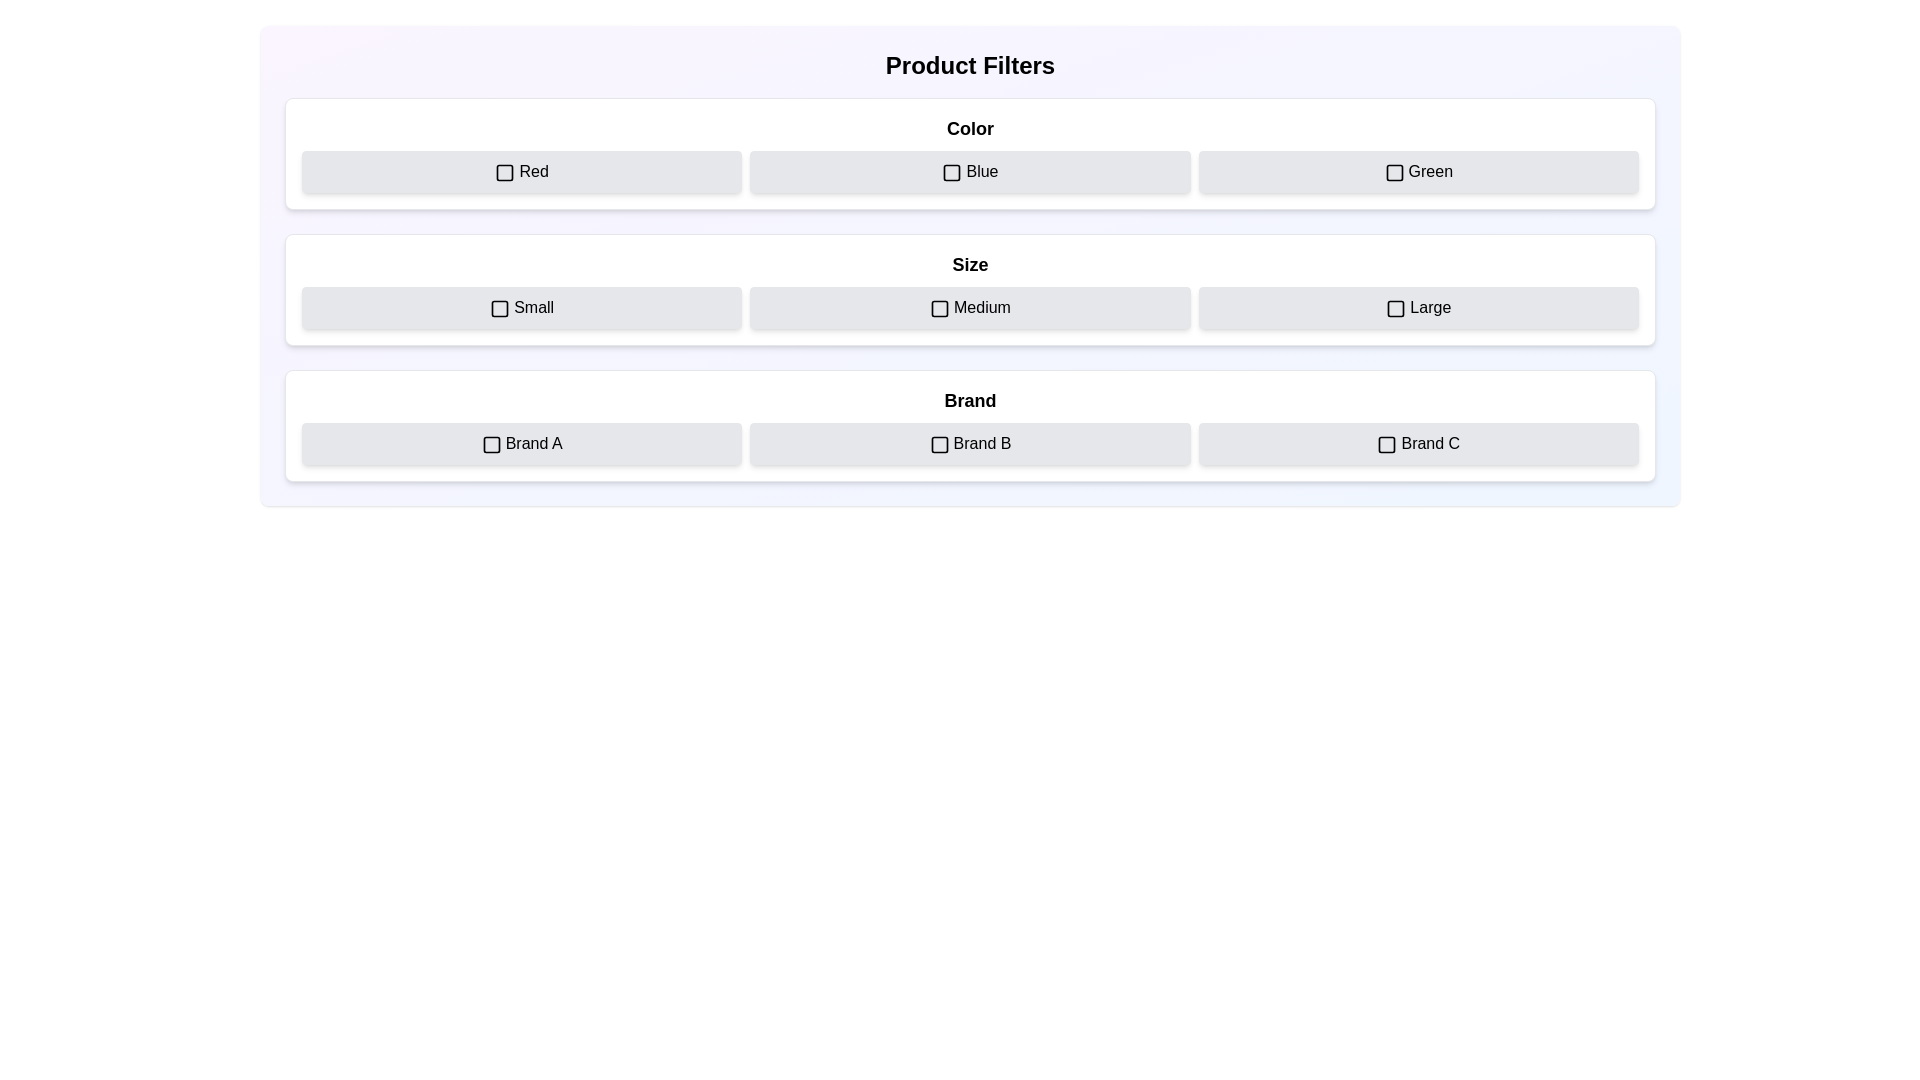 This screenshot has height=1080, width=1920. What do you see at coordinates (951, 171) in the screenshot?
I see `the Checkbox indicator for the 'Blue' color filter` at bounding box center [951, 171].